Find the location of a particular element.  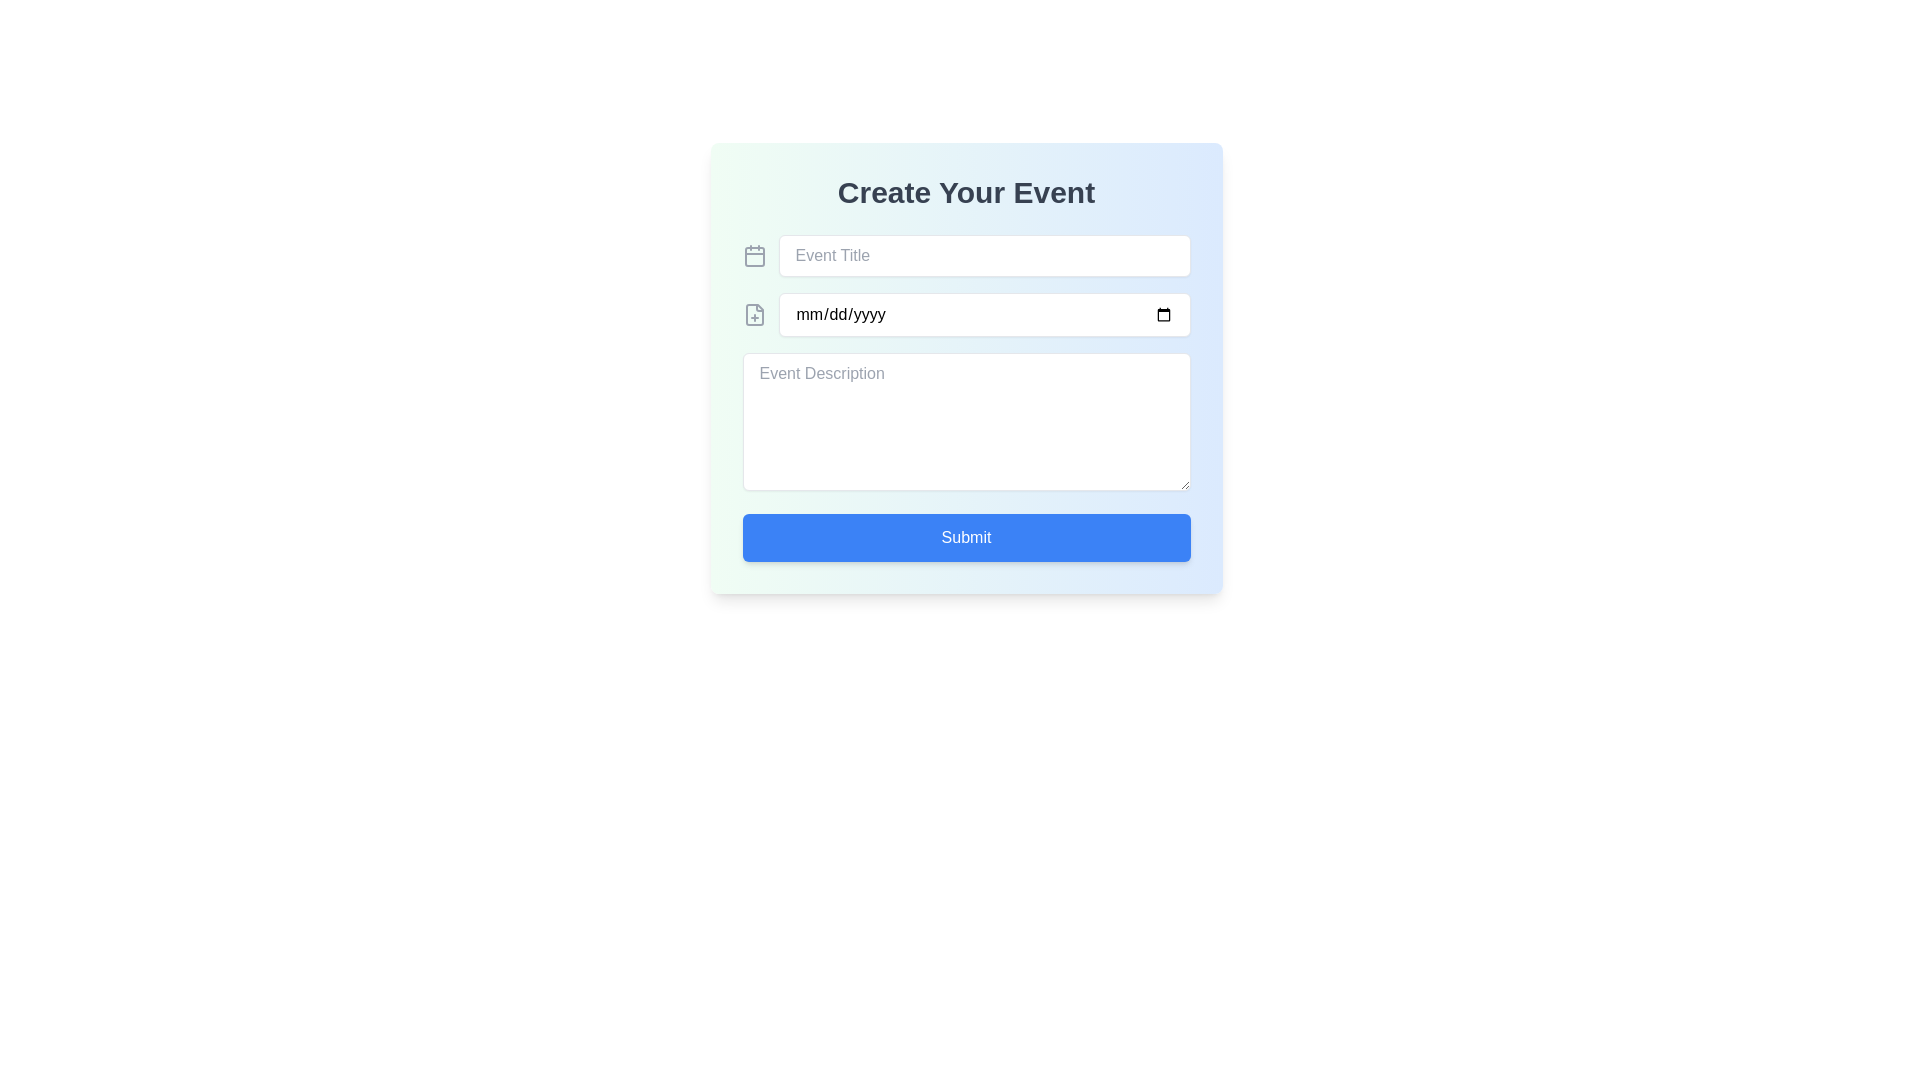

the decorative or informative icon located to the left of the date input field is located at coordinates (753, 315).